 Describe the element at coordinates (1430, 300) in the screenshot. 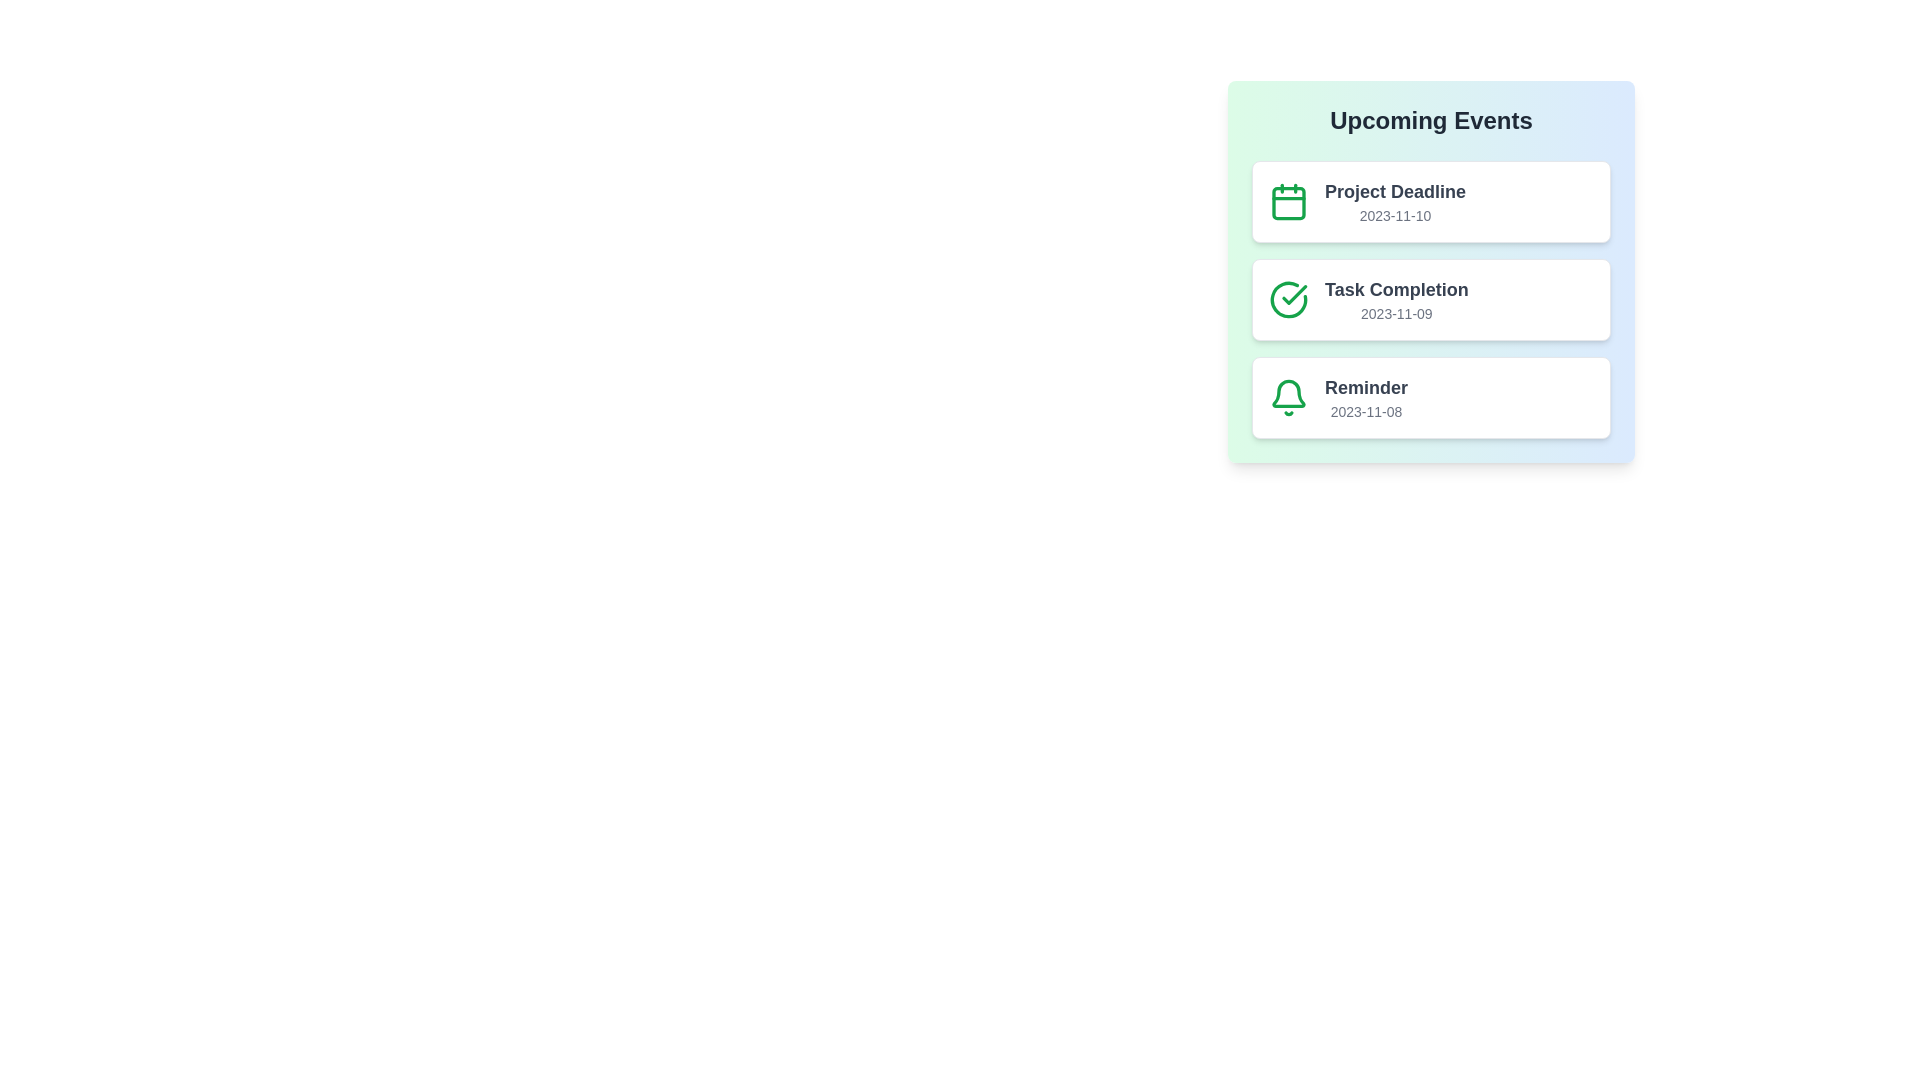

I see `the list item corresponding to Task Completion to view its details` at that location.